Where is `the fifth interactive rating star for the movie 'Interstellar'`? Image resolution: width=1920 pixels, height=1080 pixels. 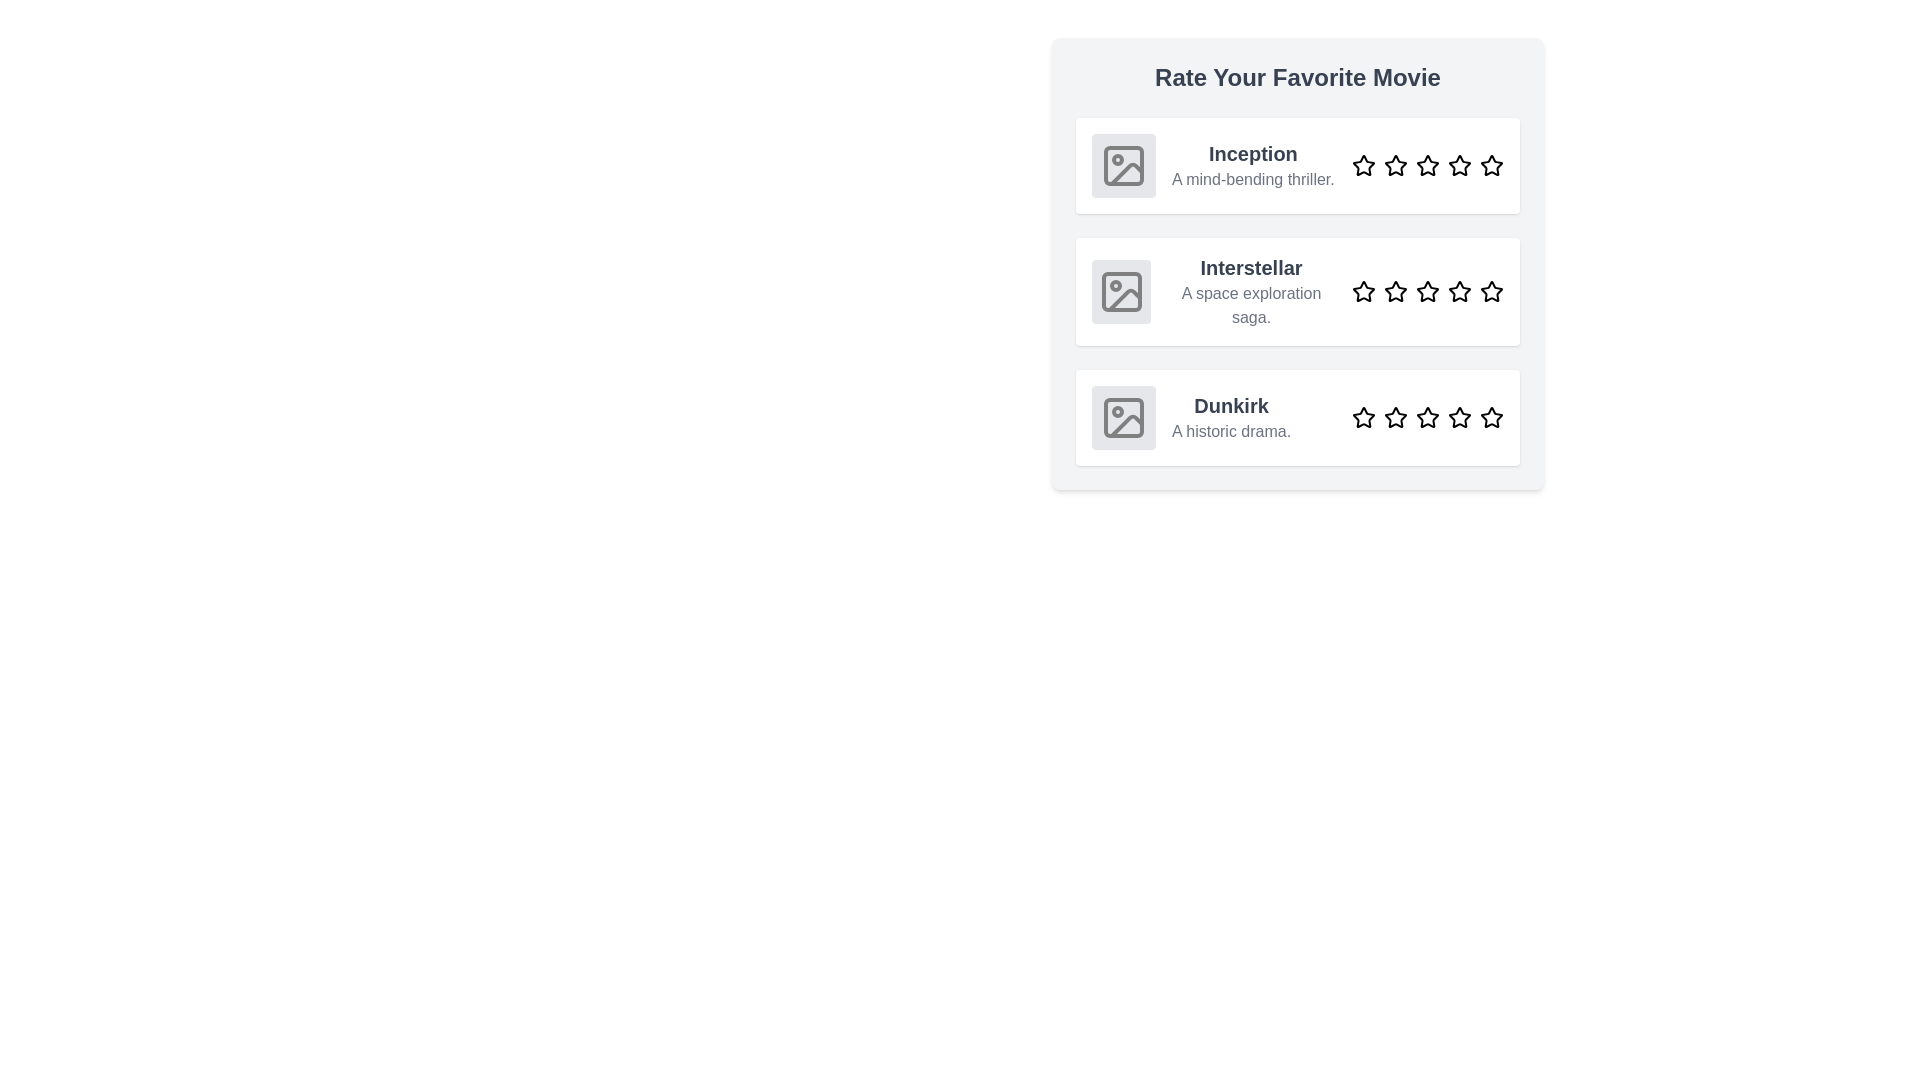 the fifth interactive rating star for the movie 'Interstellar' is located at coordinates (1492, 291).